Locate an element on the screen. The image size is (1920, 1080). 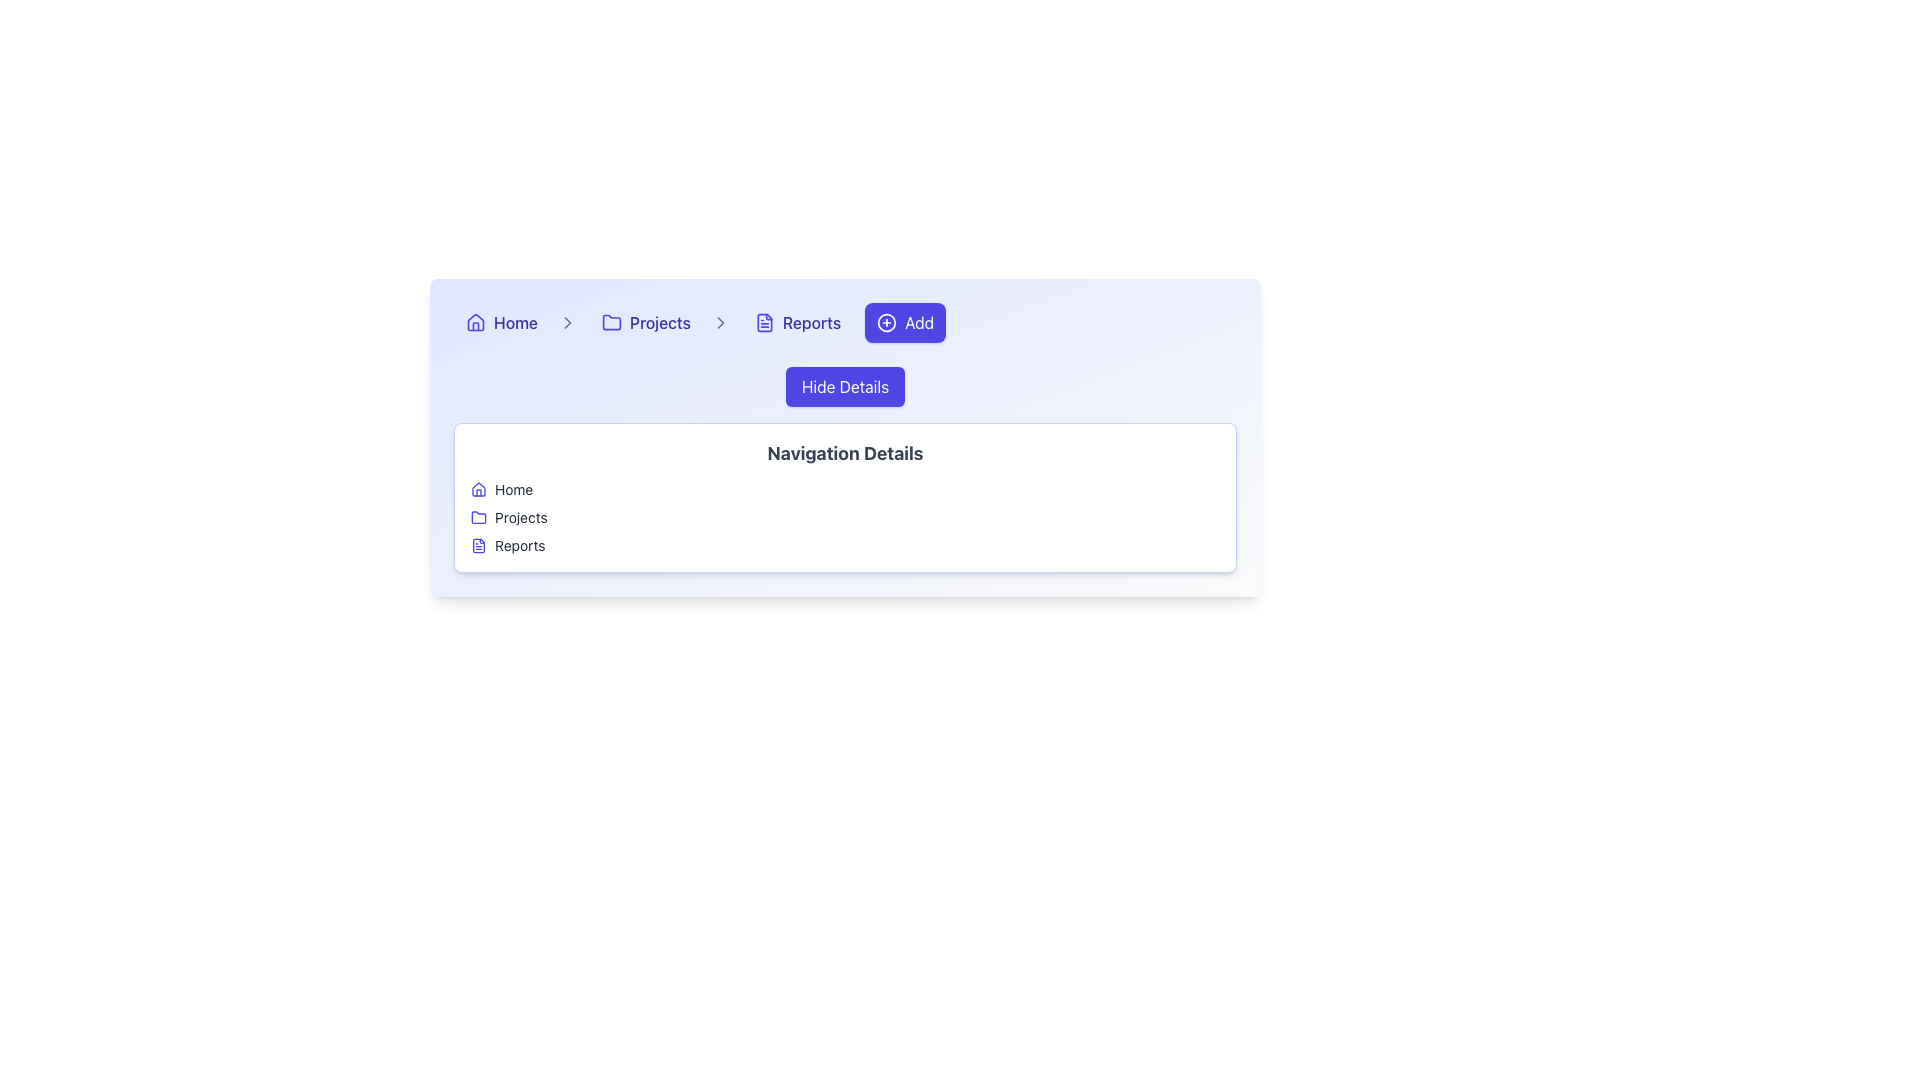
the house icon located in the navigation bar near the top left of the layout, which is part of the breadcrumb-style navigation accompanying the 'Home' label is located at coordinates (478, 489).